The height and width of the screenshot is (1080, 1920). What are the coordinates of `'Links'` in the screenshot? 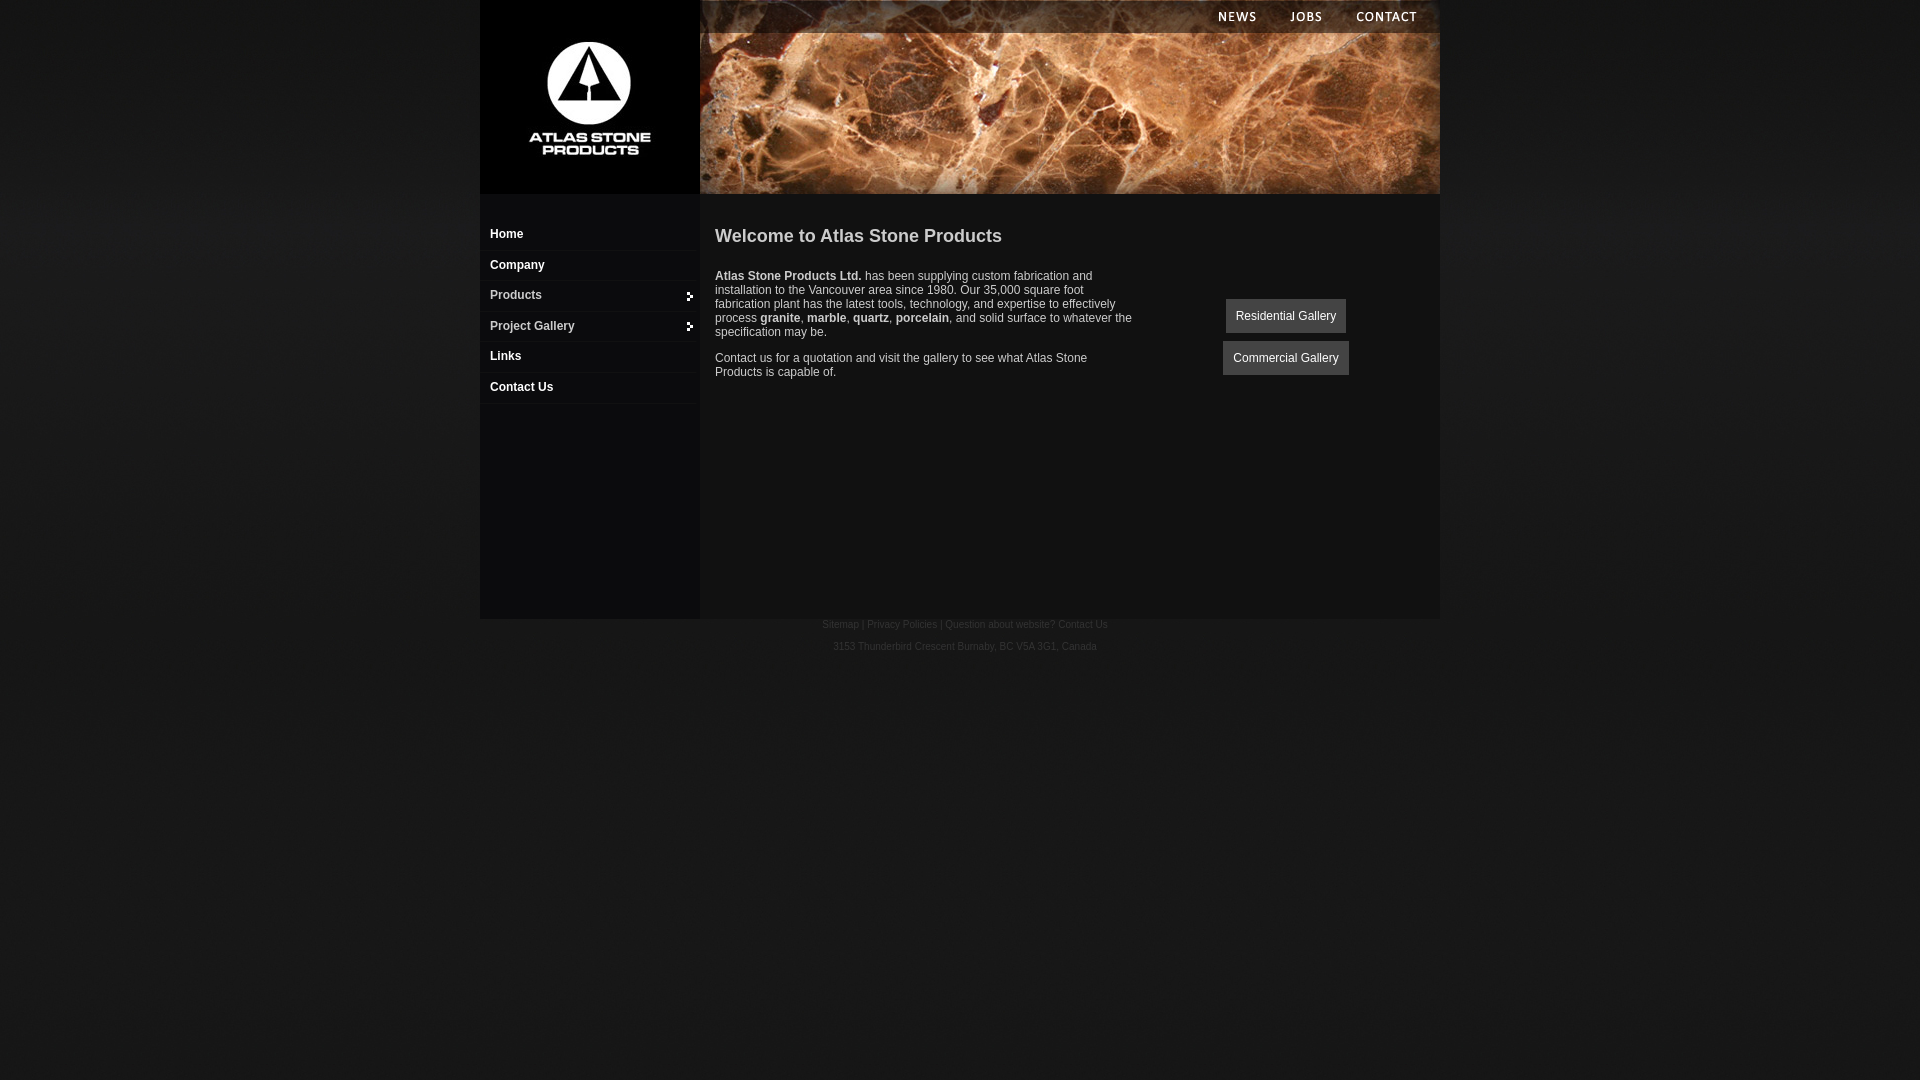 It's located at (489, 354).